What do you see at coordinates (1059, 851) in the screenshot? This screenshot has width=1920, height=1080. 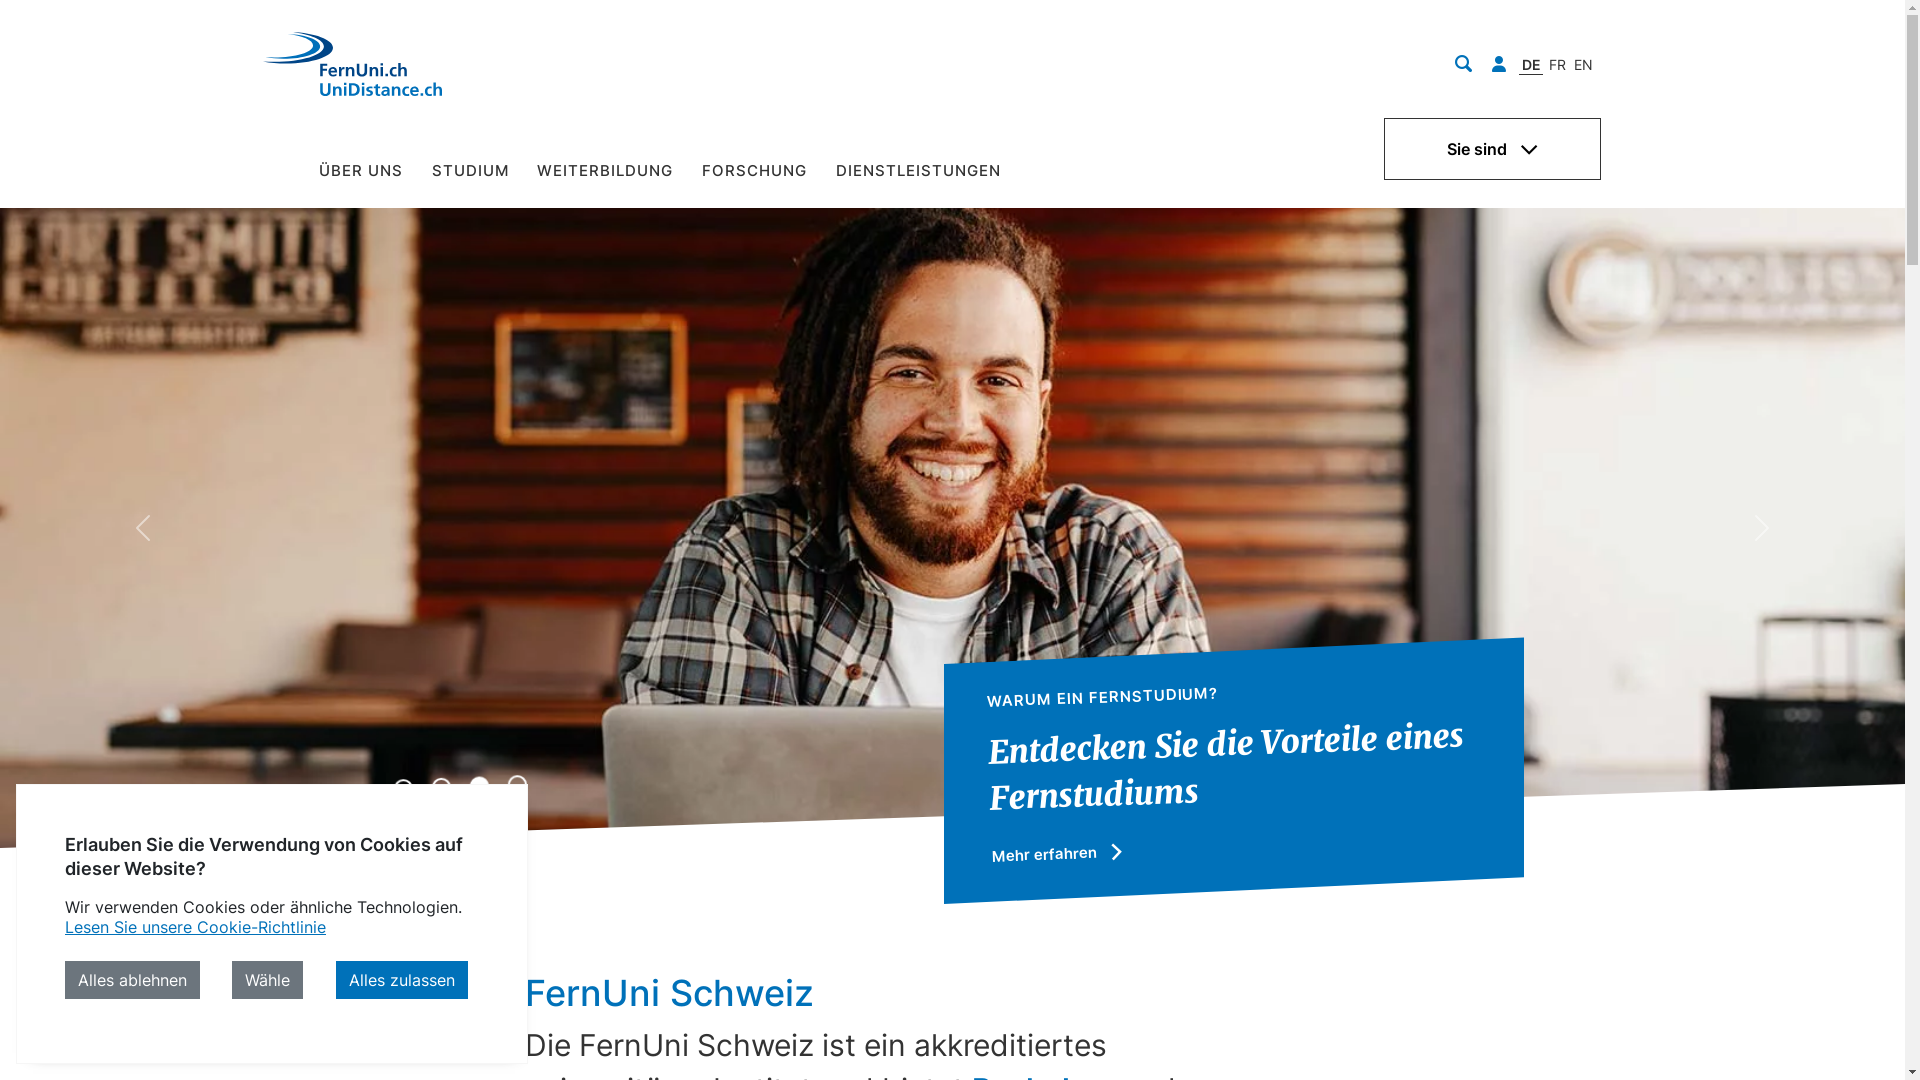 I see `'Mehr erfahren'` at bounding box center [1059, 851].